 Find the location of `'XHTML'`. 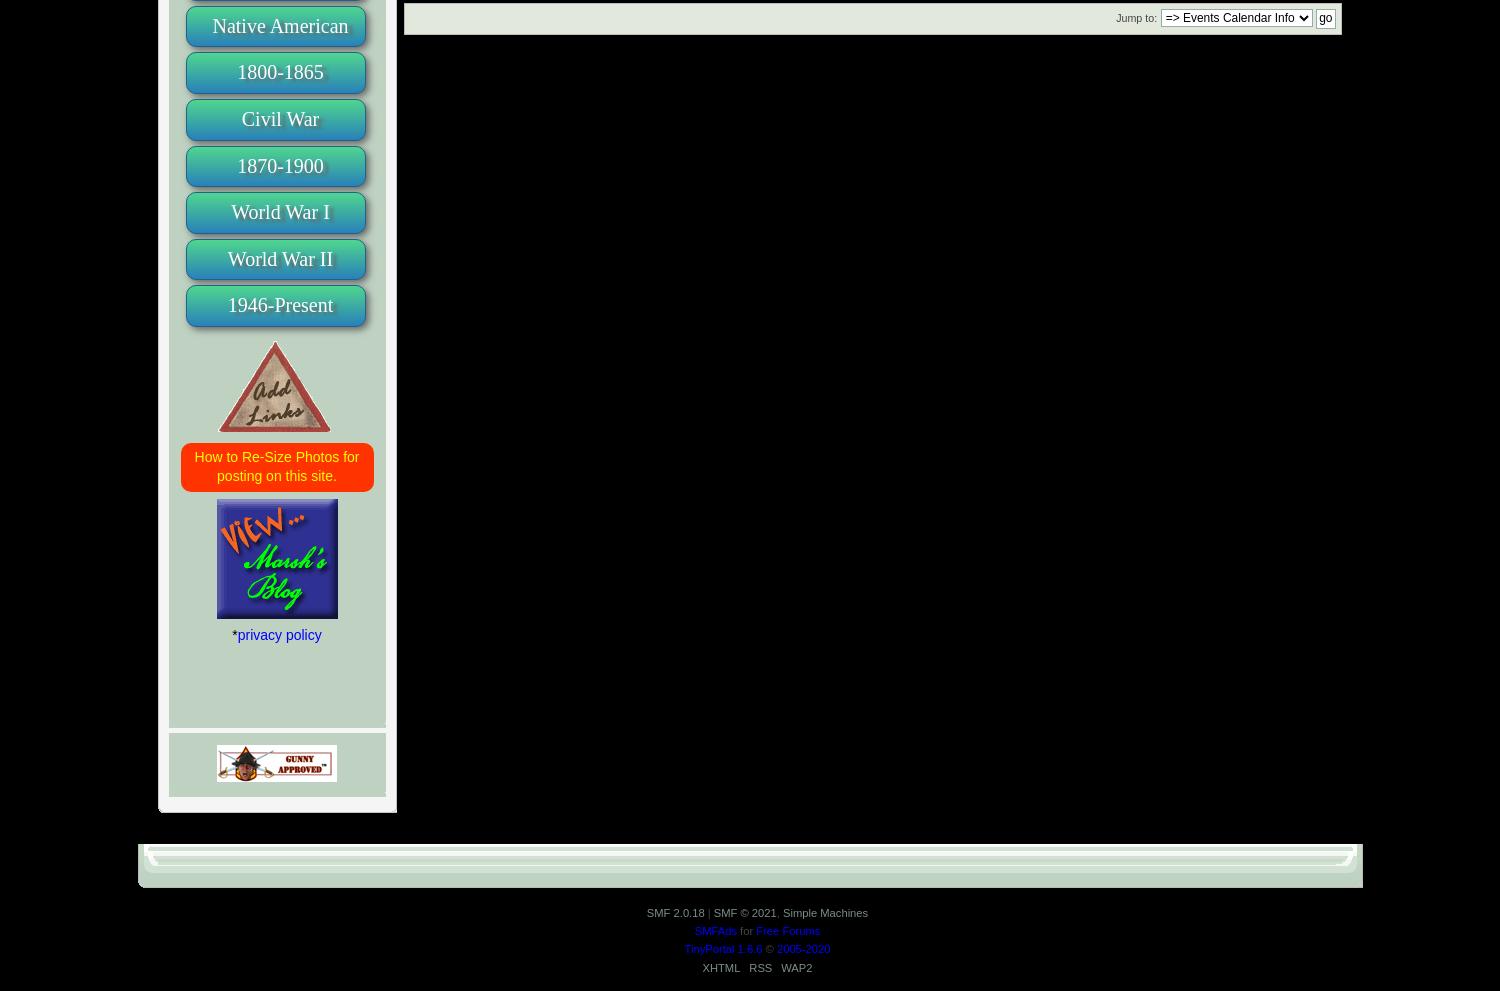

'XHTML' is located at coordinates (720, 968).